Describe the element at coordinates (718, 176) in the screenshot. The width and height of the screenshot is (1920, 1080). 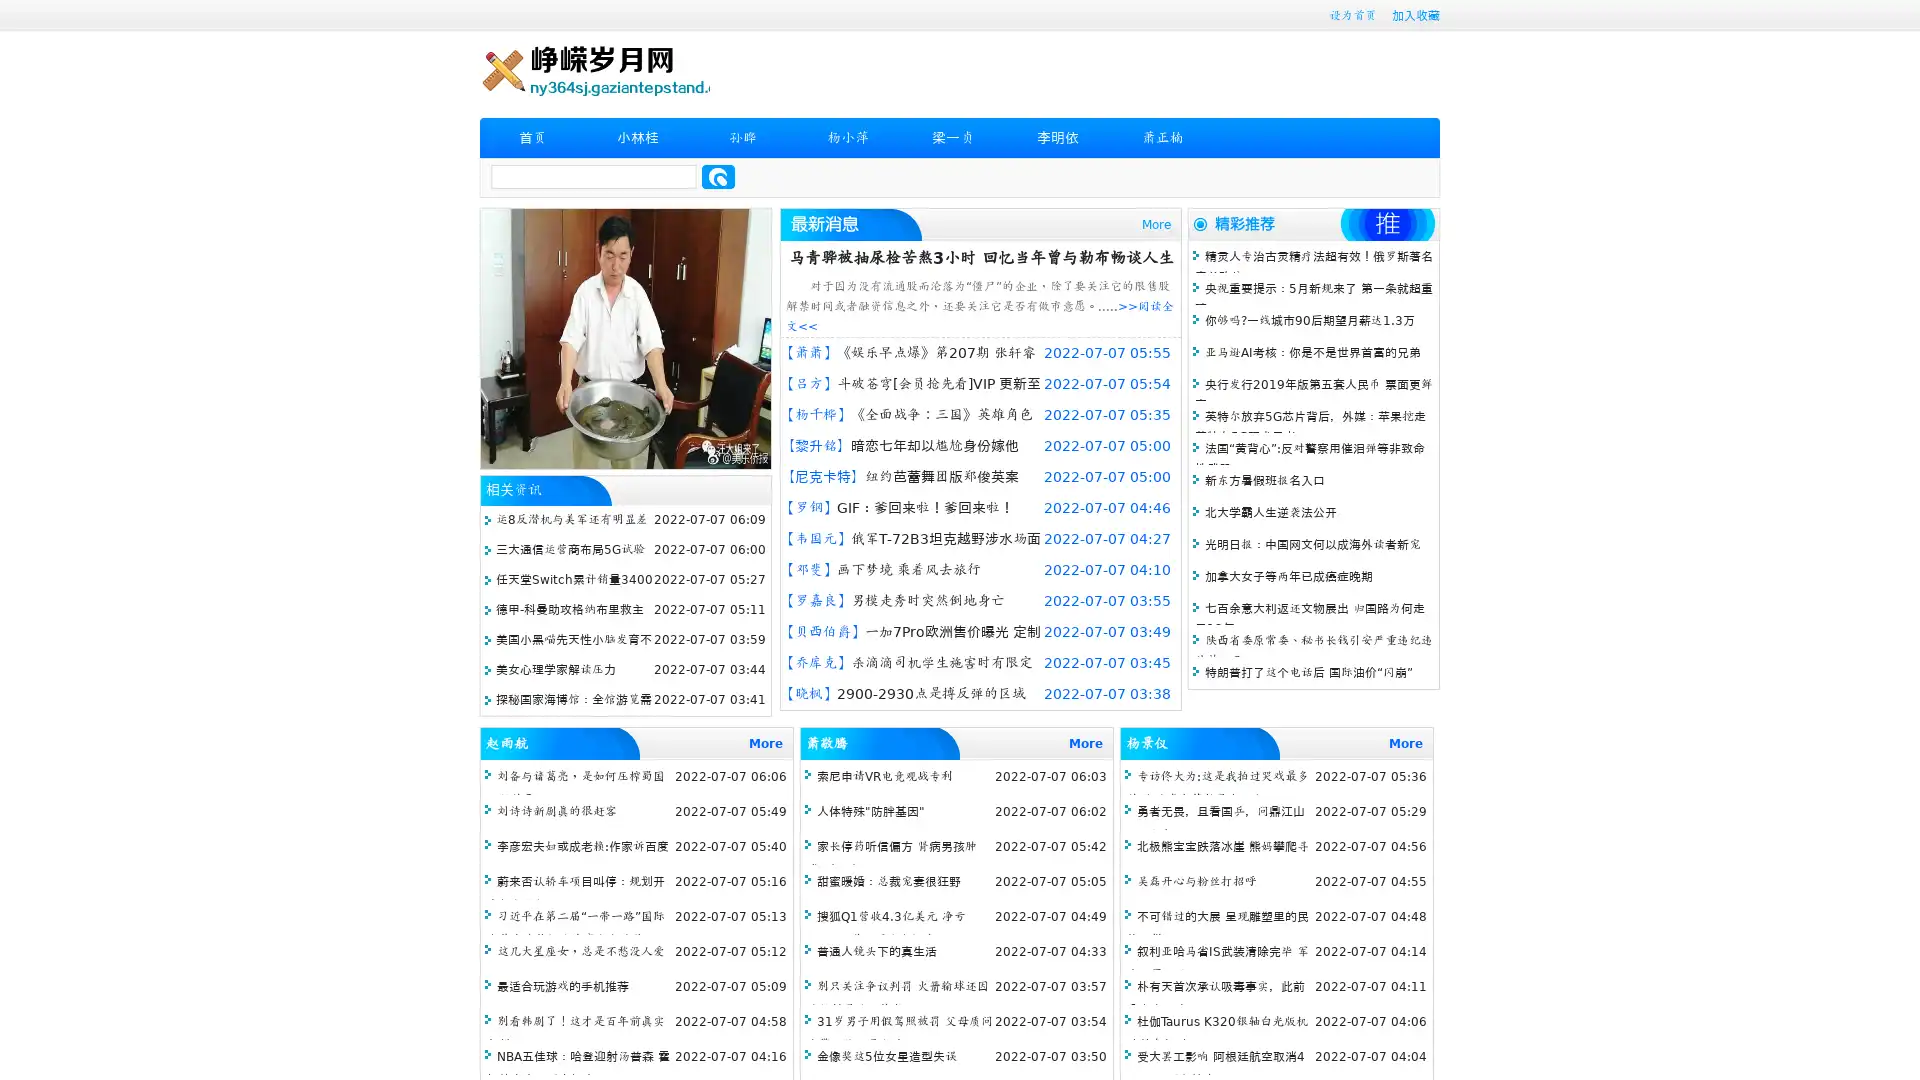
I see `Search` at that location.